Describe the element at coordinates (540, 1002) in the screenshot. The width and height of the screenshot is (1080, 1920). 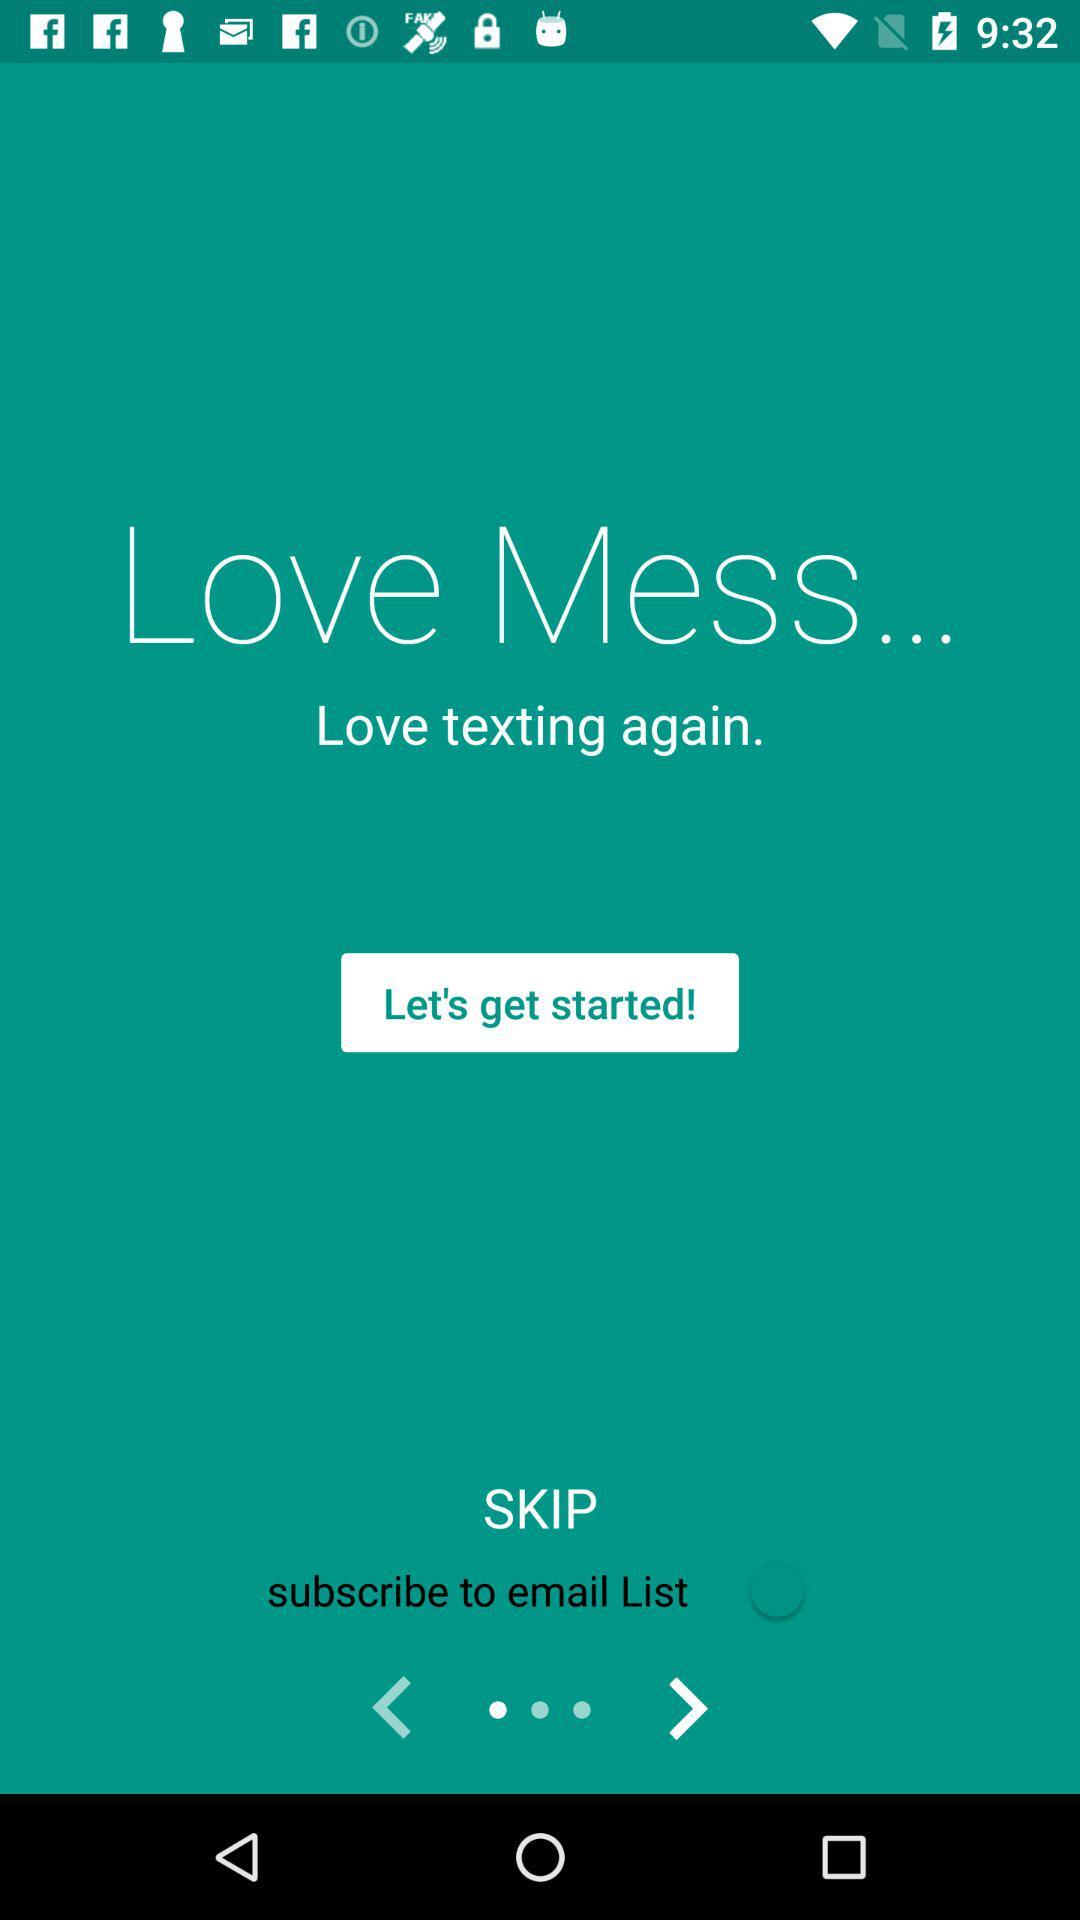
I see `let s get item` at that location.